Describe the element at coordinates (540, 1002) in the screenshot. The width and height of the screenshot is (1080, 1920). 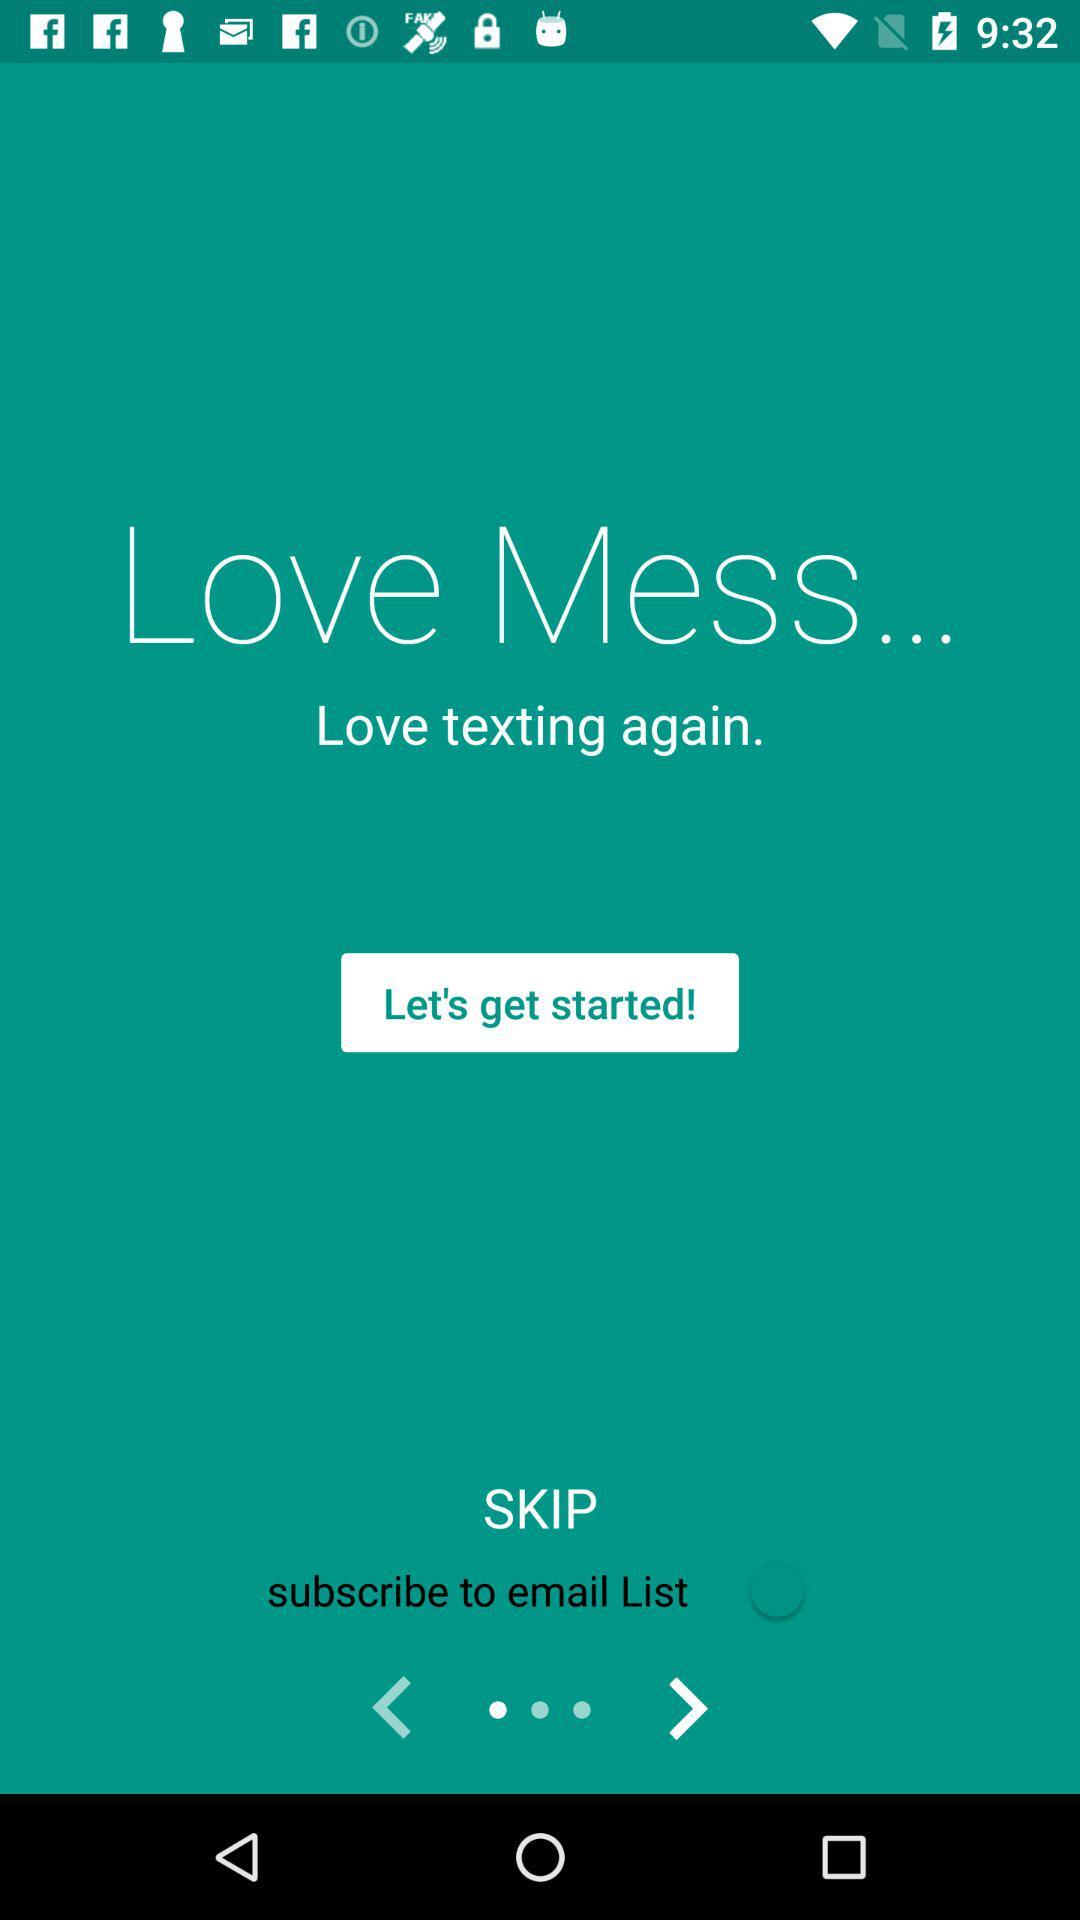
I see `let s get item` at that location.